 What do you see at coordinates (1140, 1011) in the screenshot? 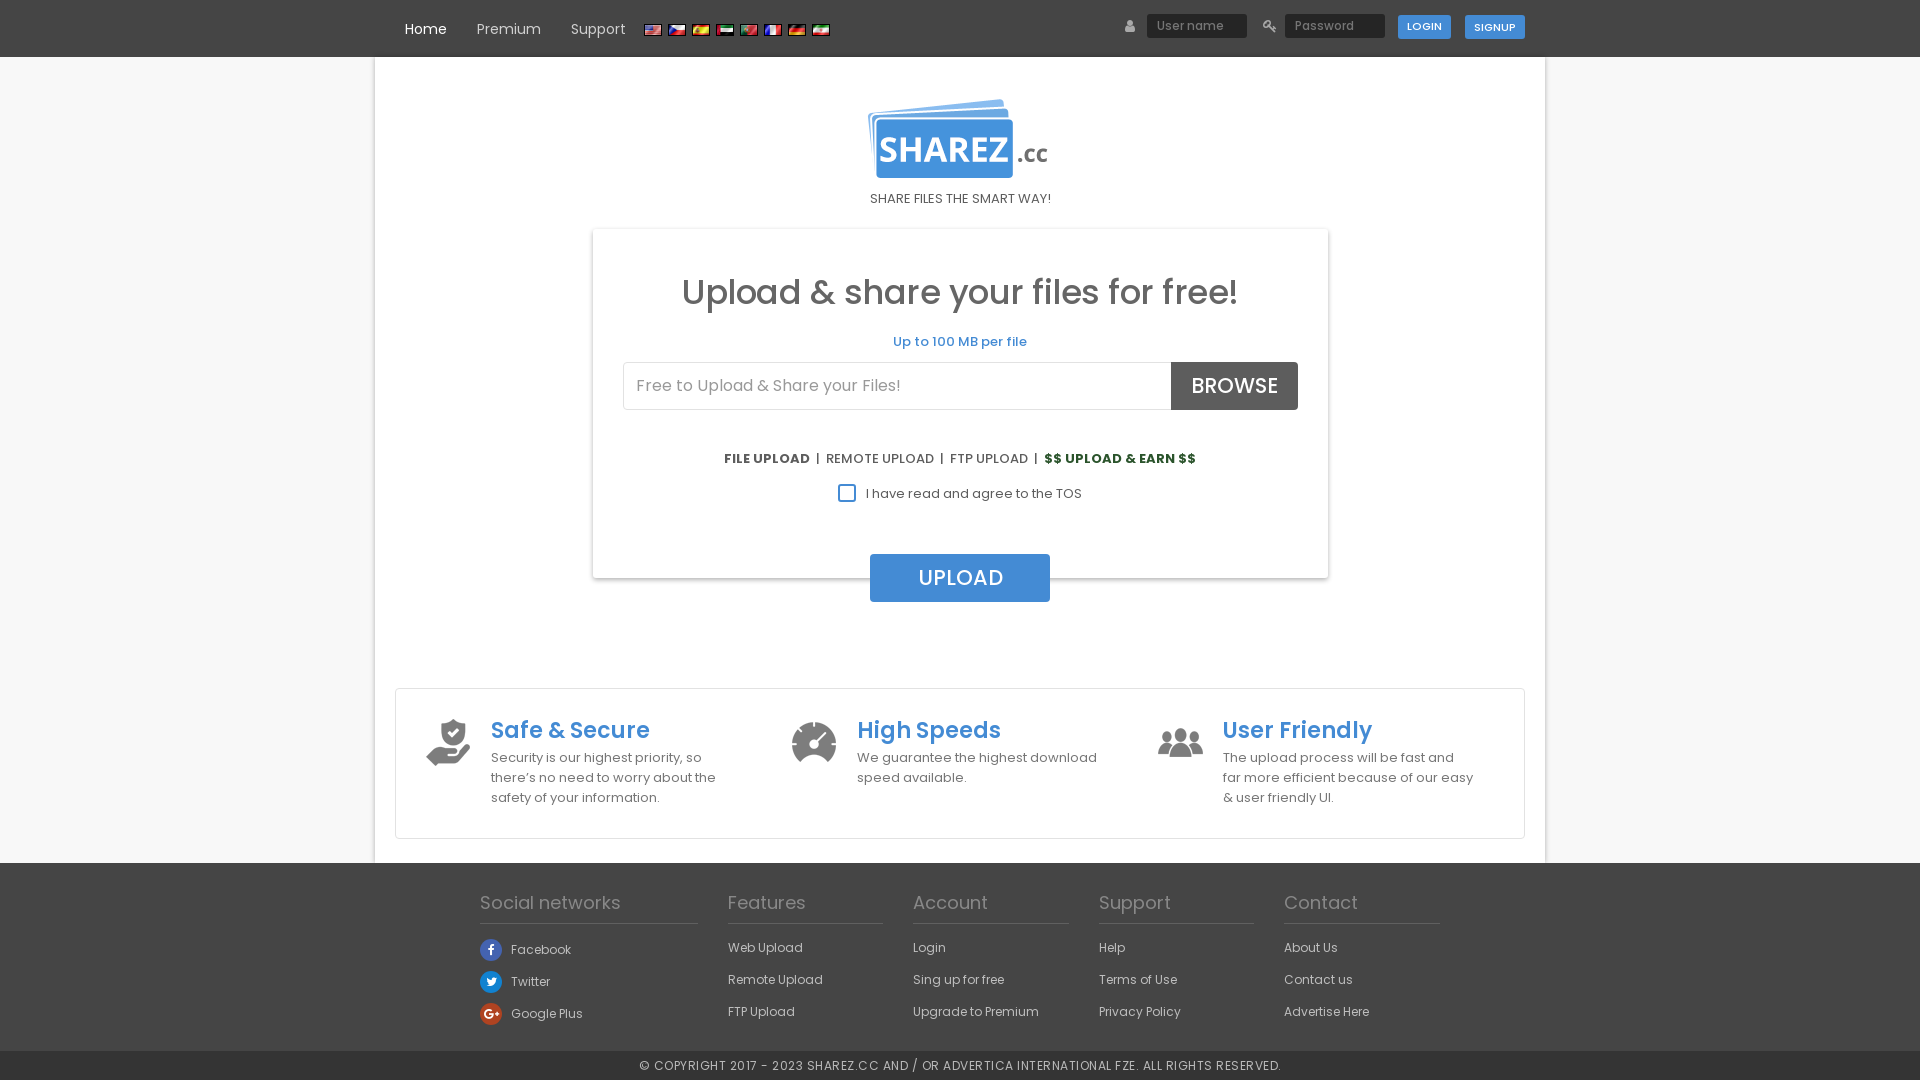
I see `'Privacy Policy'` at bounding box center [1140, 1011].